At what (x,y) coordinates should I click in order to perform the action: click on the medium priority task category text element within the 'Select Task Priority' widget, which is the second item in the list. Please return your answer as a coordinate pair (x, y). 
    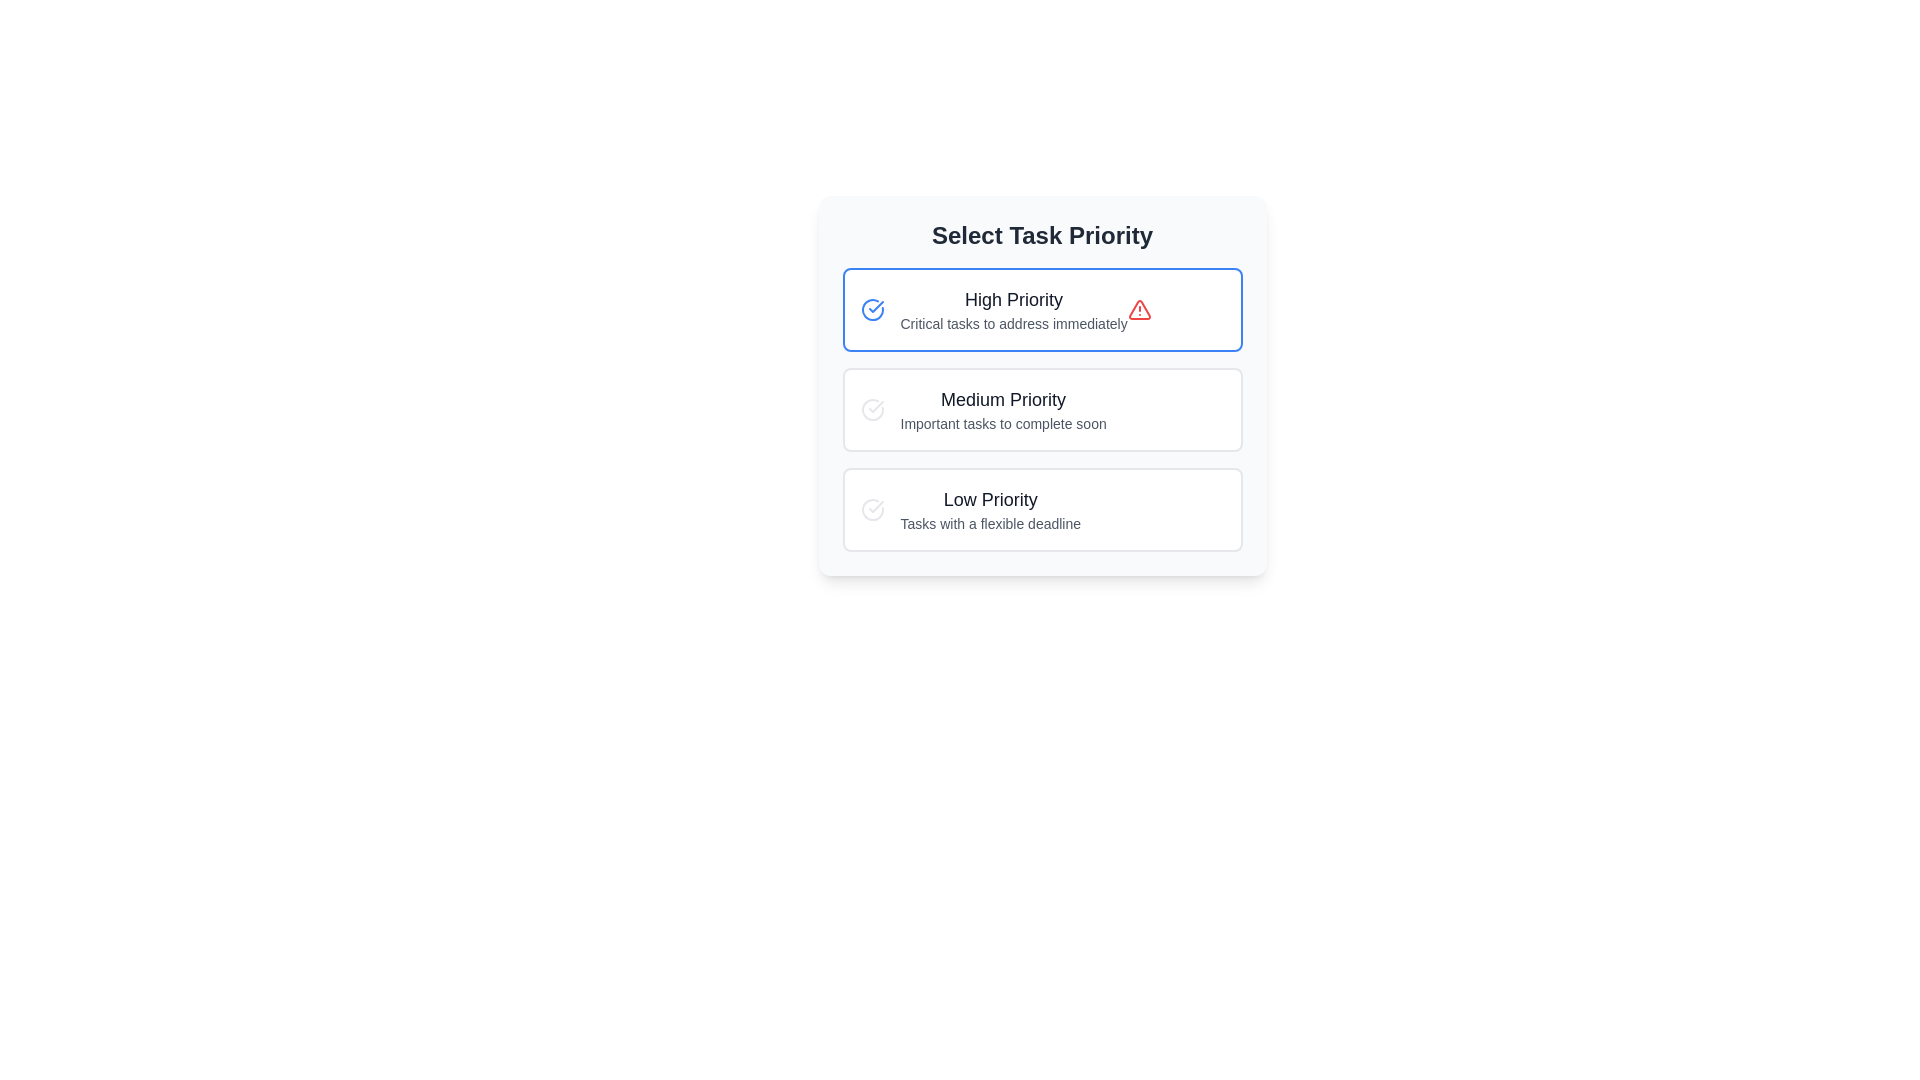
    Looking at the image, I should click on (983, 408).